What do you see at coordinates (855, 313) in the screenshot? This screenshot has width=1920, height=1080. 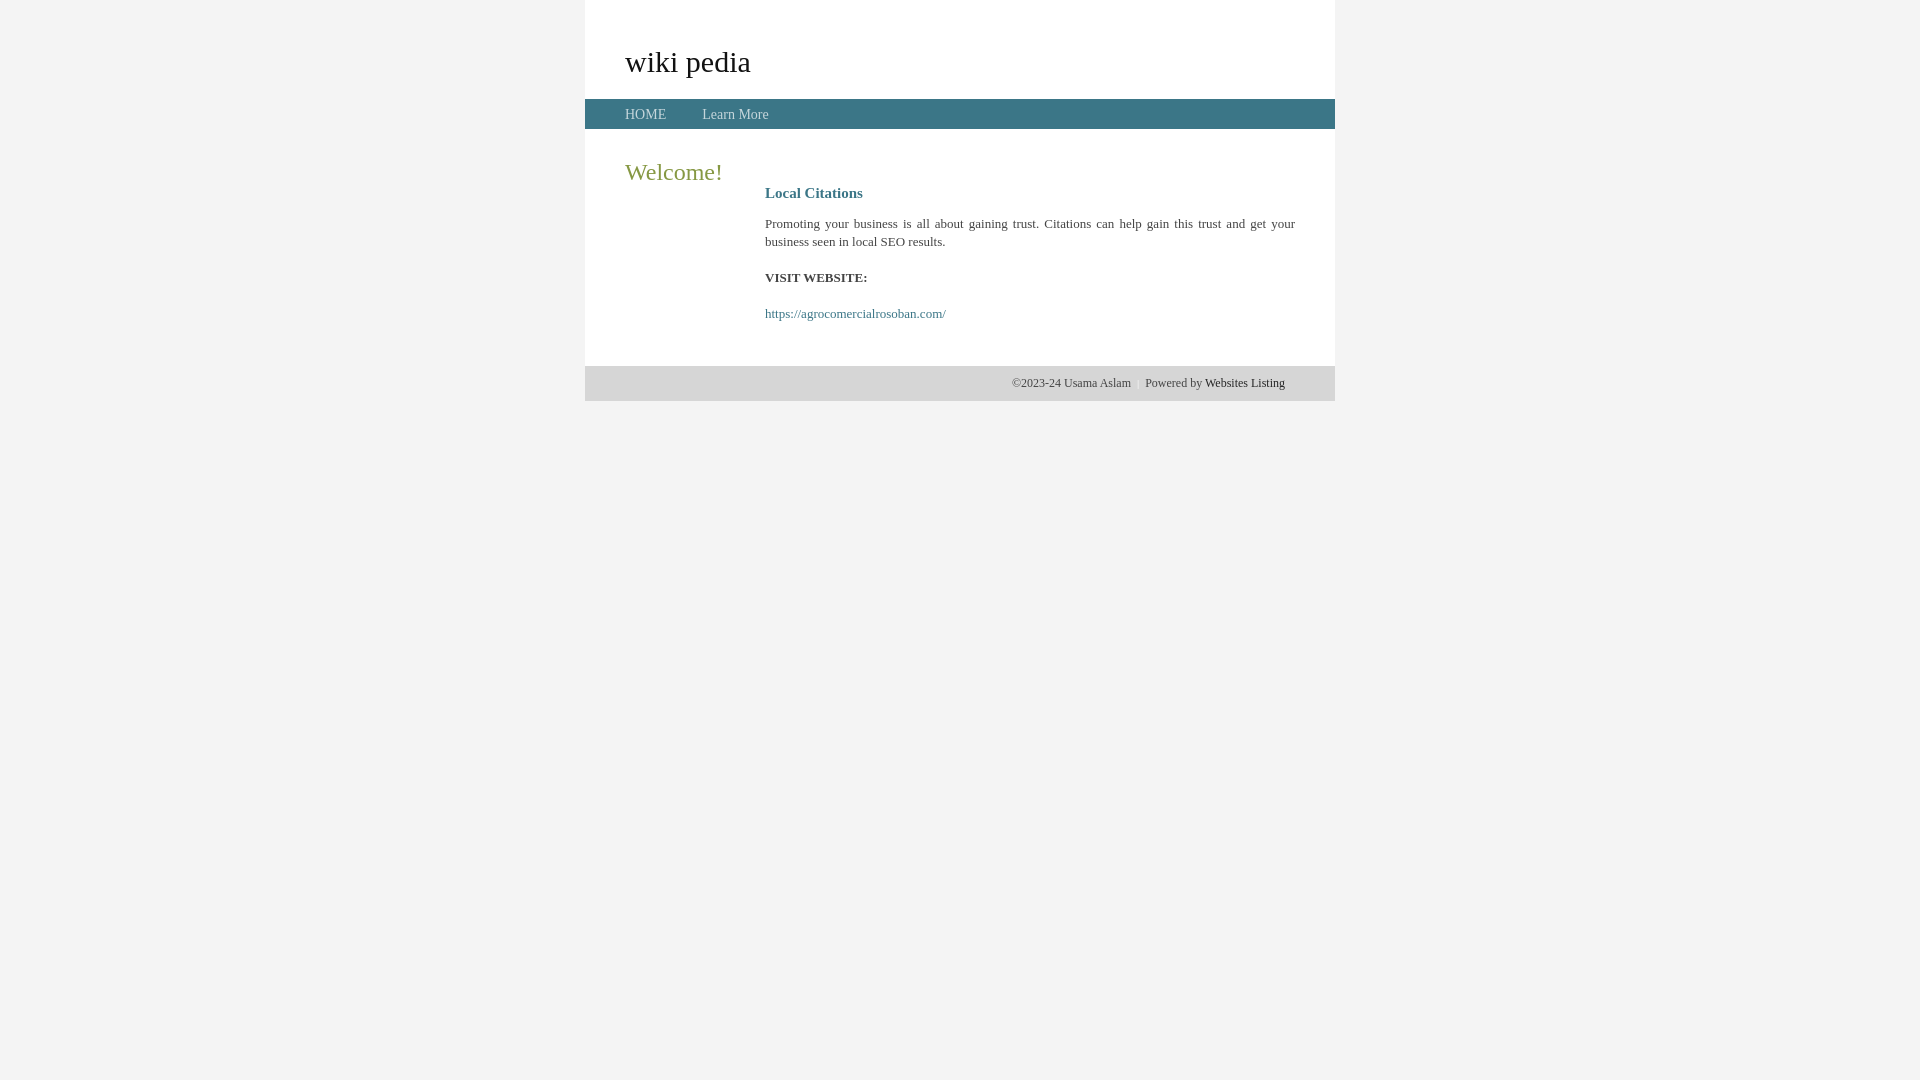 I see `'https://agrocomercialrosoban.com/'` at bounding box center [855, 313].